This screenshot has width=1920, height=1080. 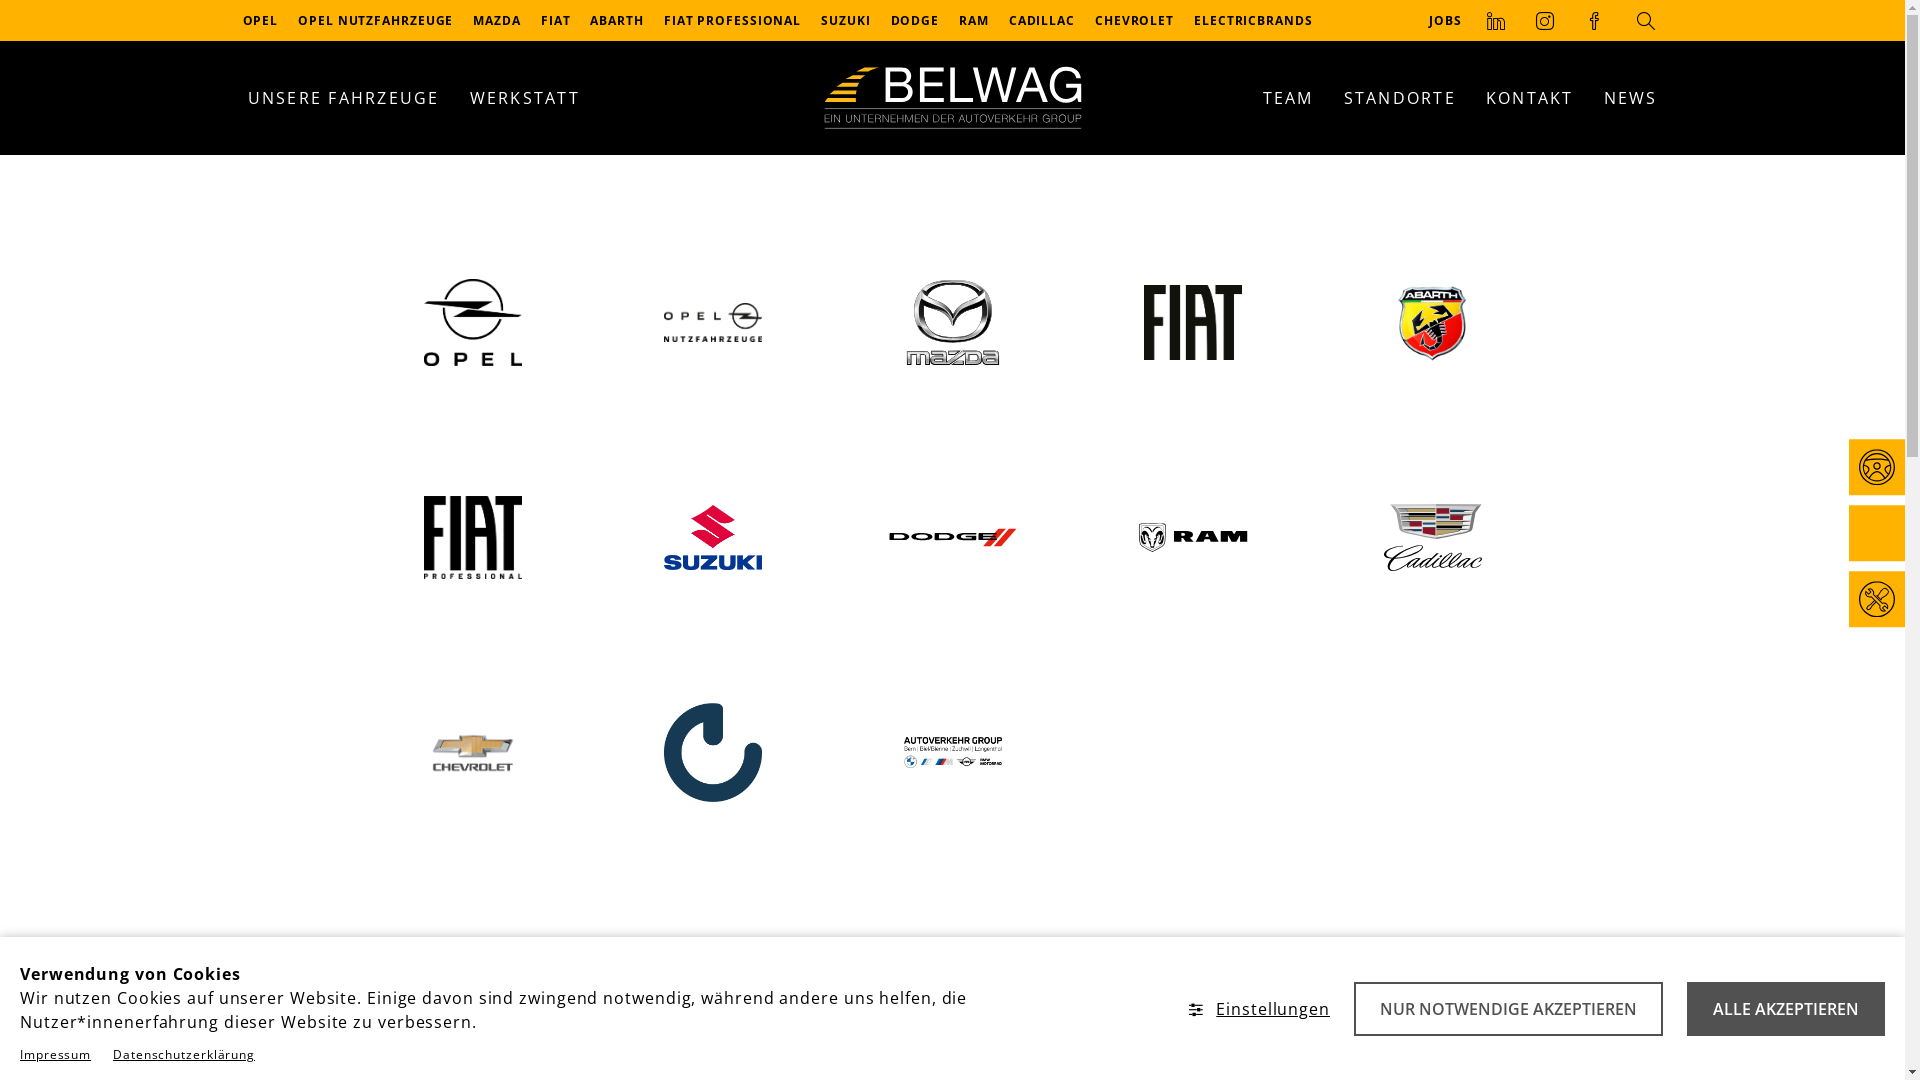 What do you see at coordinates (950, 752) in the screenshot?
I see `'Autoverkehr Group'` at bounding box center [950, 752].